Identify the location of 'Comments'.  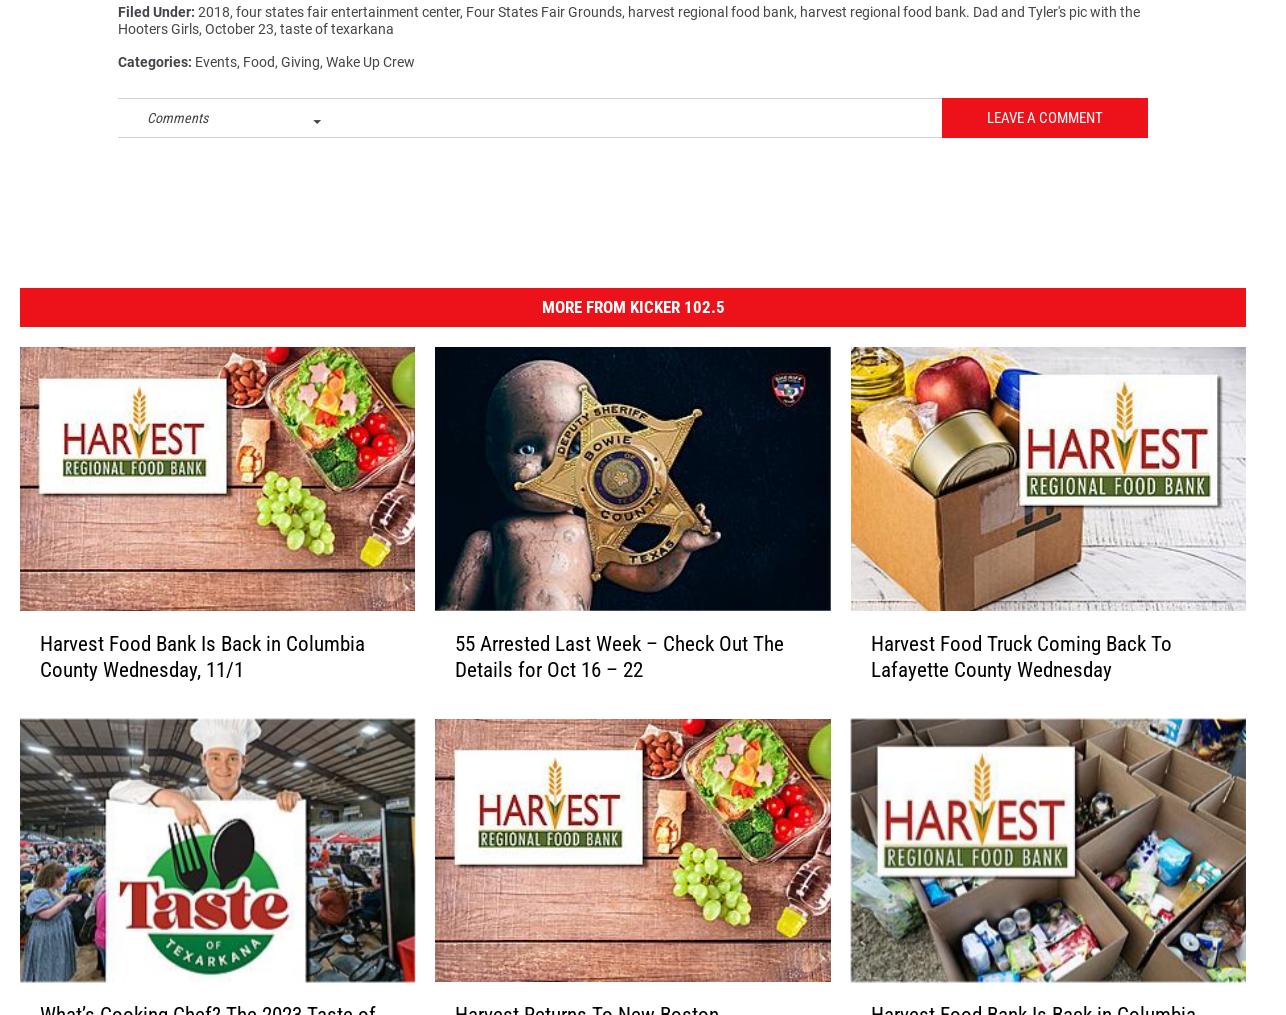
(177, 126).